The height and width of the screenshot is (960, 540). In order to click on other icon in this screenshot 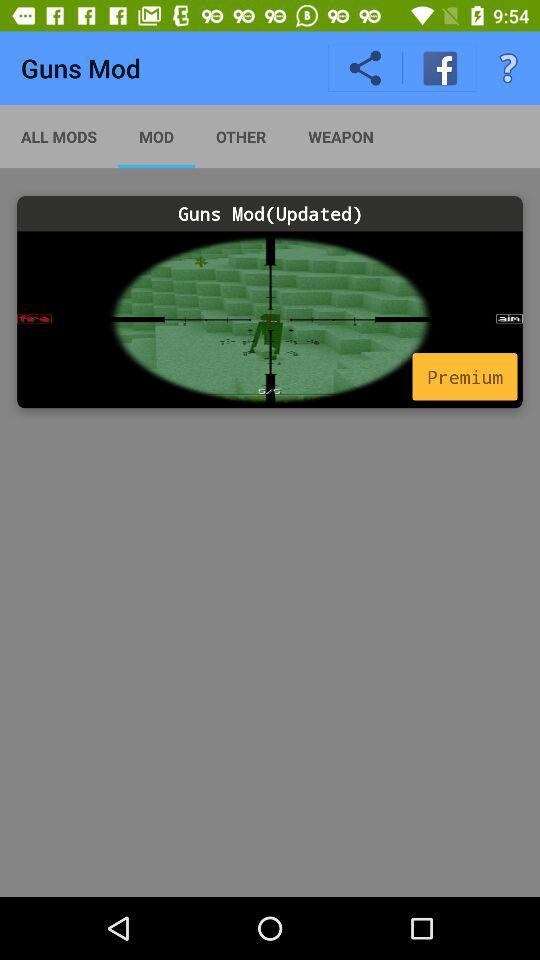, I will do `click(241, 135)`.